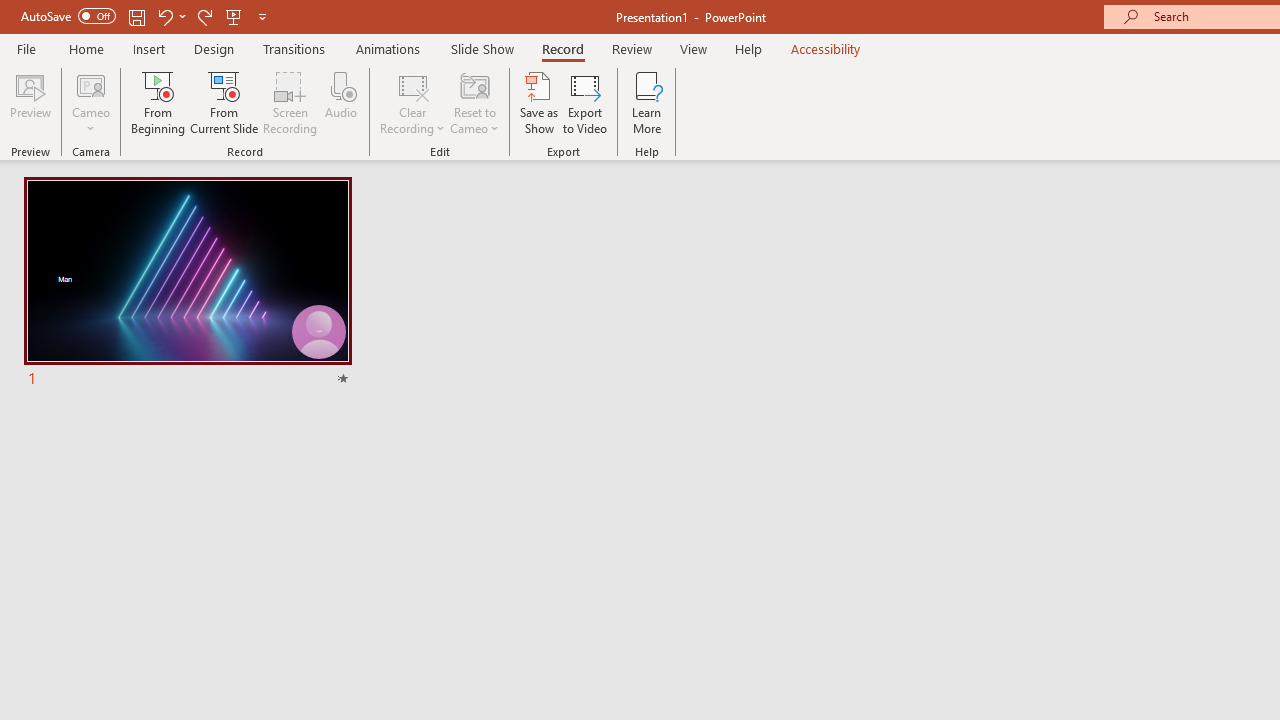  What do you see at coordinates (30, 103) in the screenshot?
I see `'Preview'` at bounding box center [30, 103].